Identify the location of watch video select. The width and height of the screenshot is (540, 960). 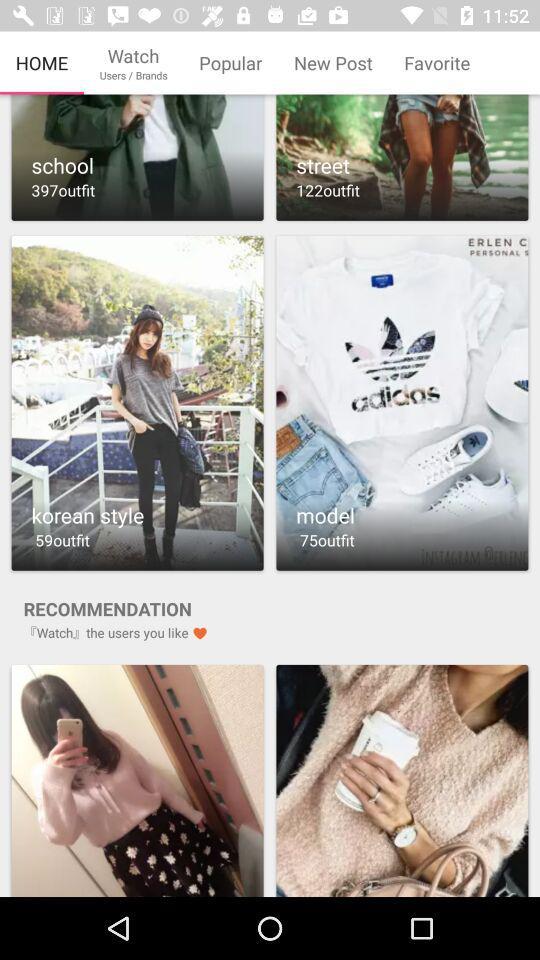
(136, 402).